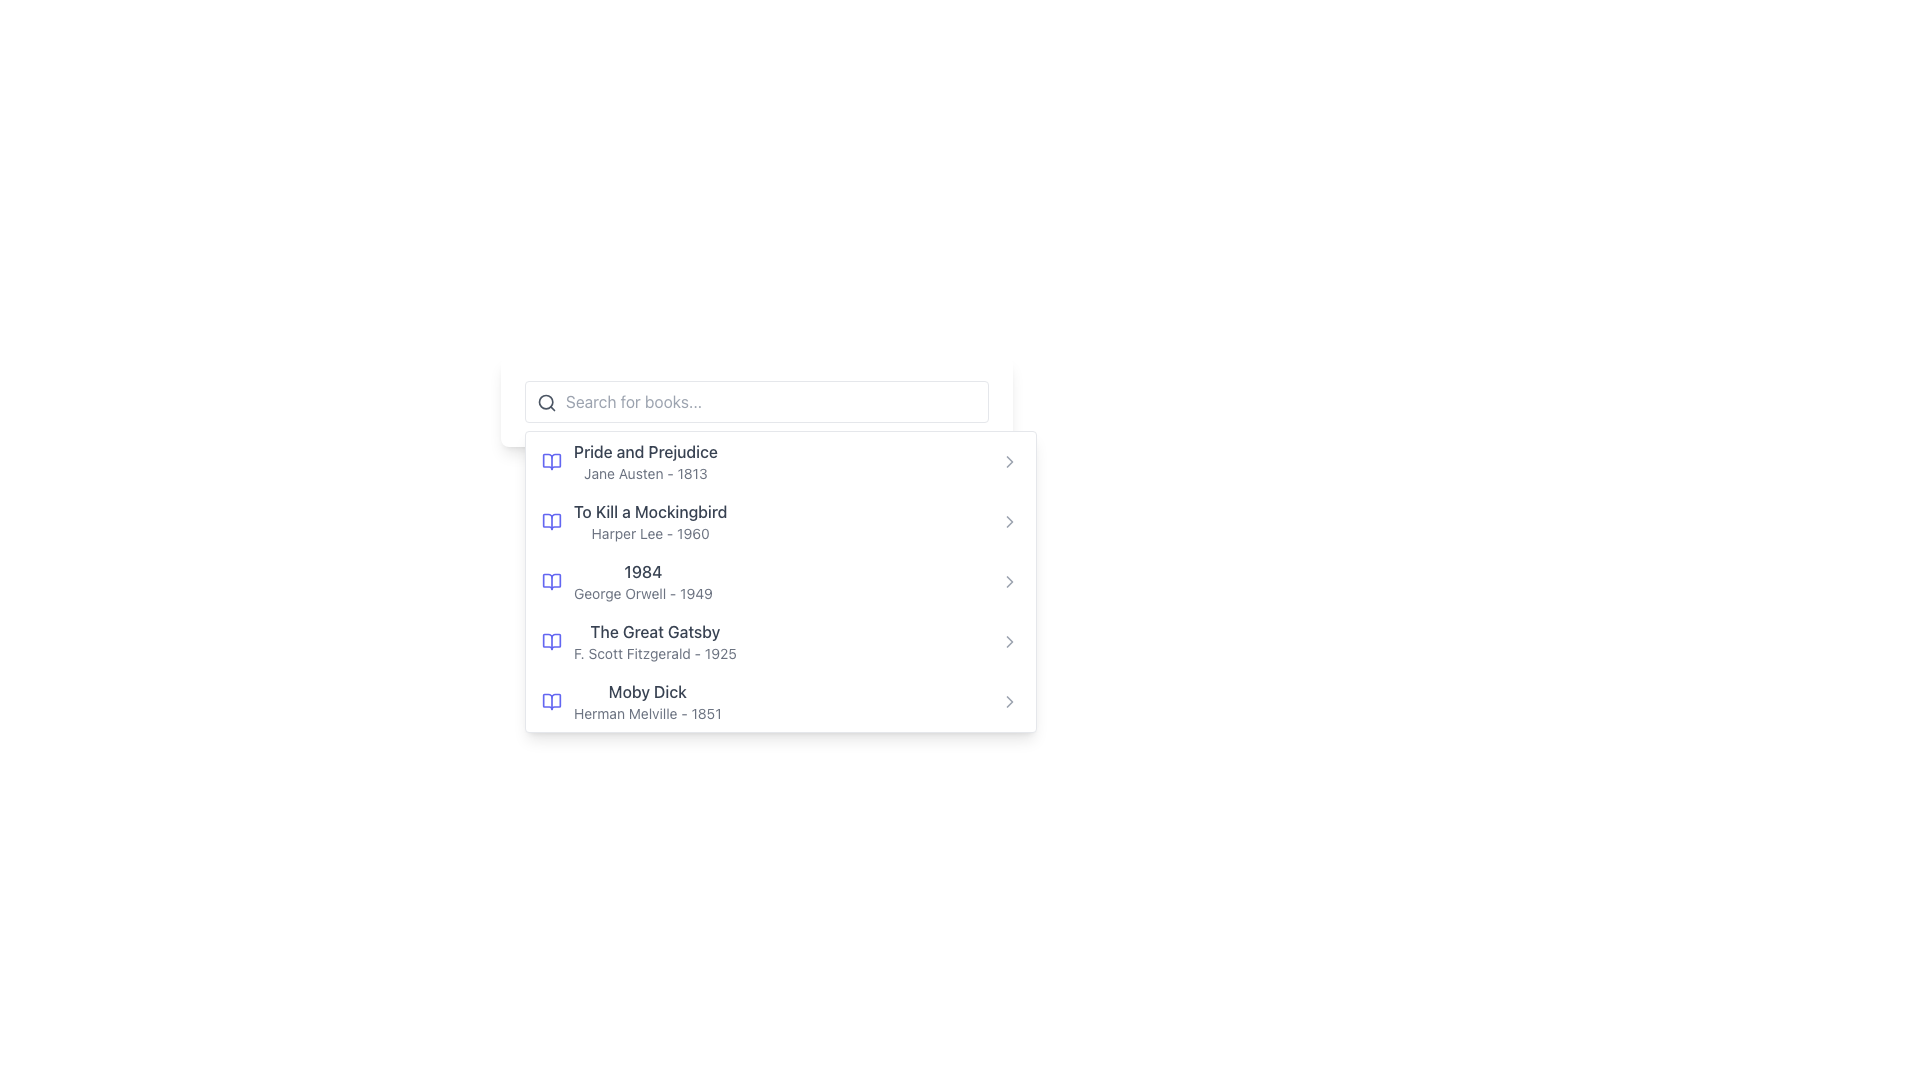 This screenshot has width=1920, height=1080. I want to click on the book icon that precedes the text 'The Great Gatsby F. Scott Fitzgerald - 1925', so click(552, 641).